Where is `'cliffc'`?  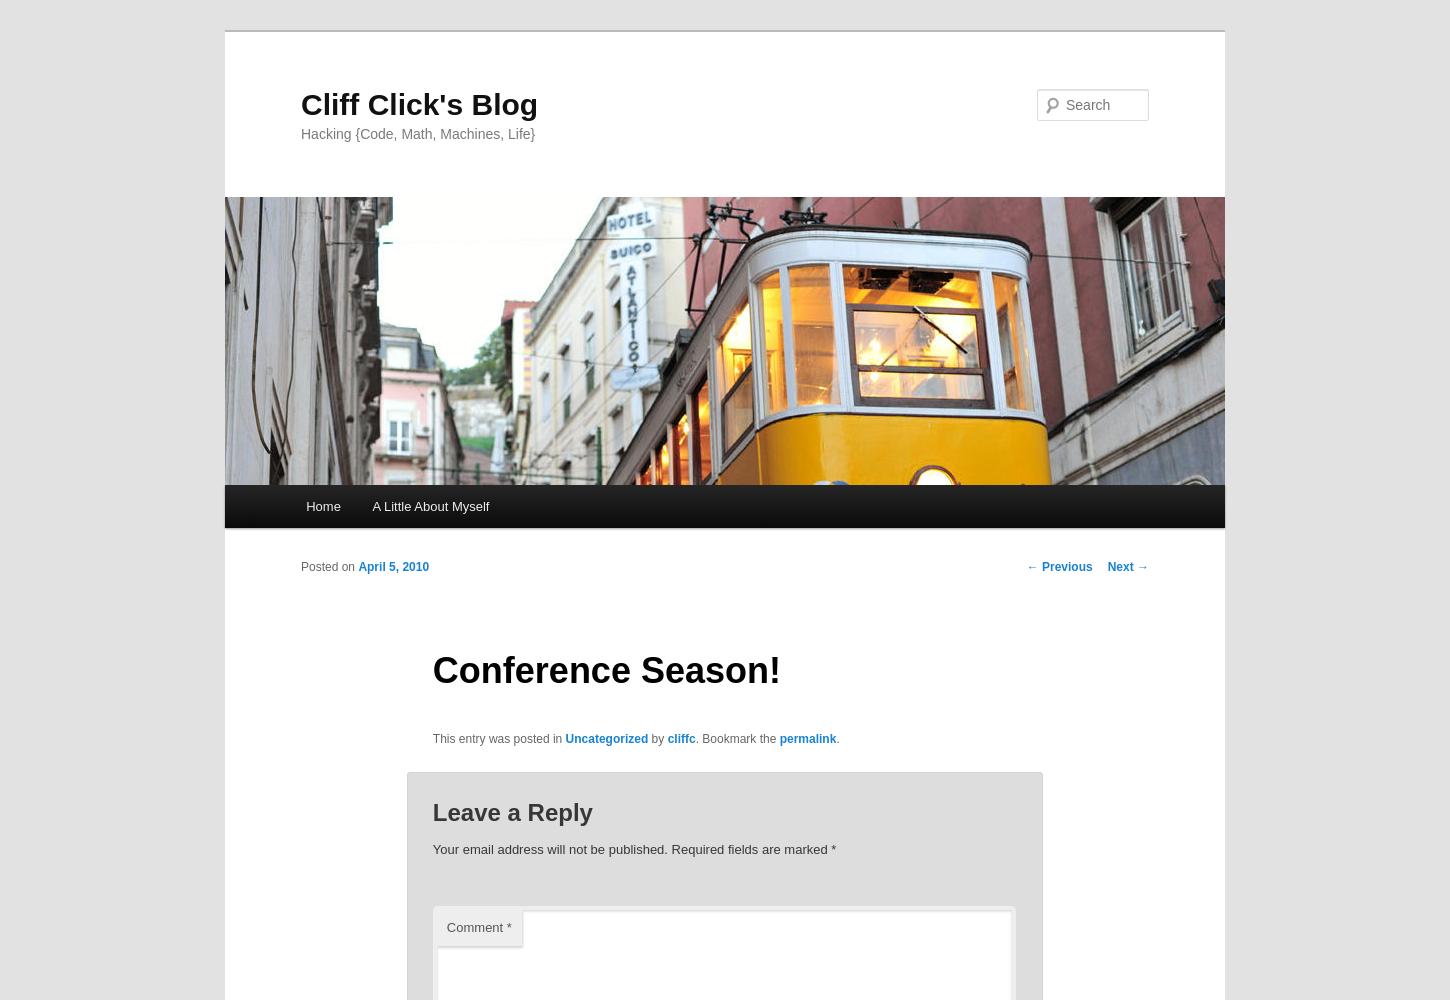 'cliffc' is located at coordinates (666, 737).